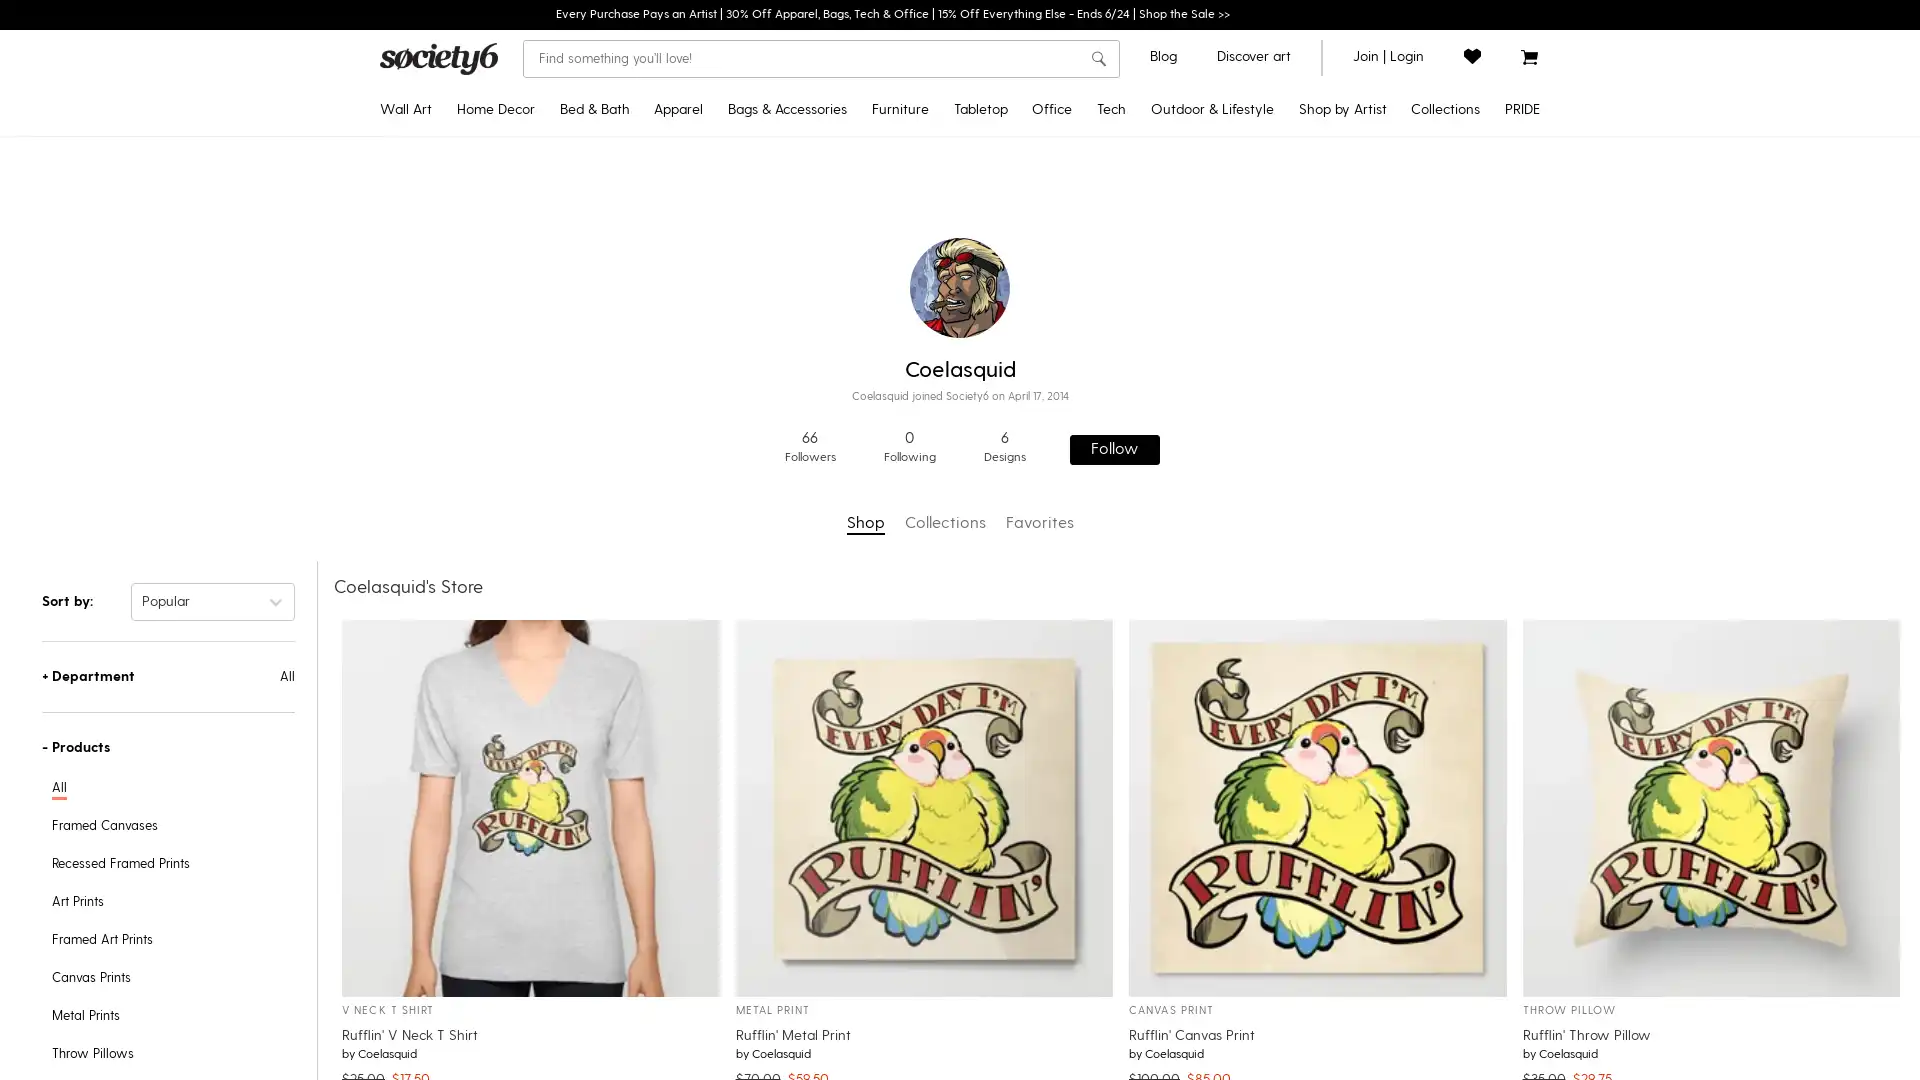 This screenshot has height=1080, width=1920. Describe the element at coordinates (741, 256) in the screenshot. I see `Long Sleeve T-Shirts` at that location.